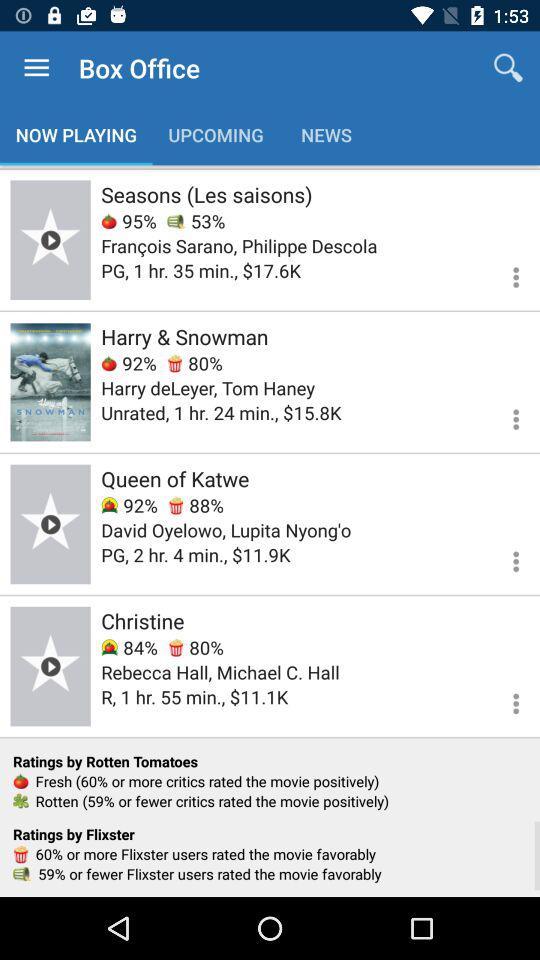  Describe the element at coordinates (184, 336) in the screenshot. I see `harry & snowman` at that location.